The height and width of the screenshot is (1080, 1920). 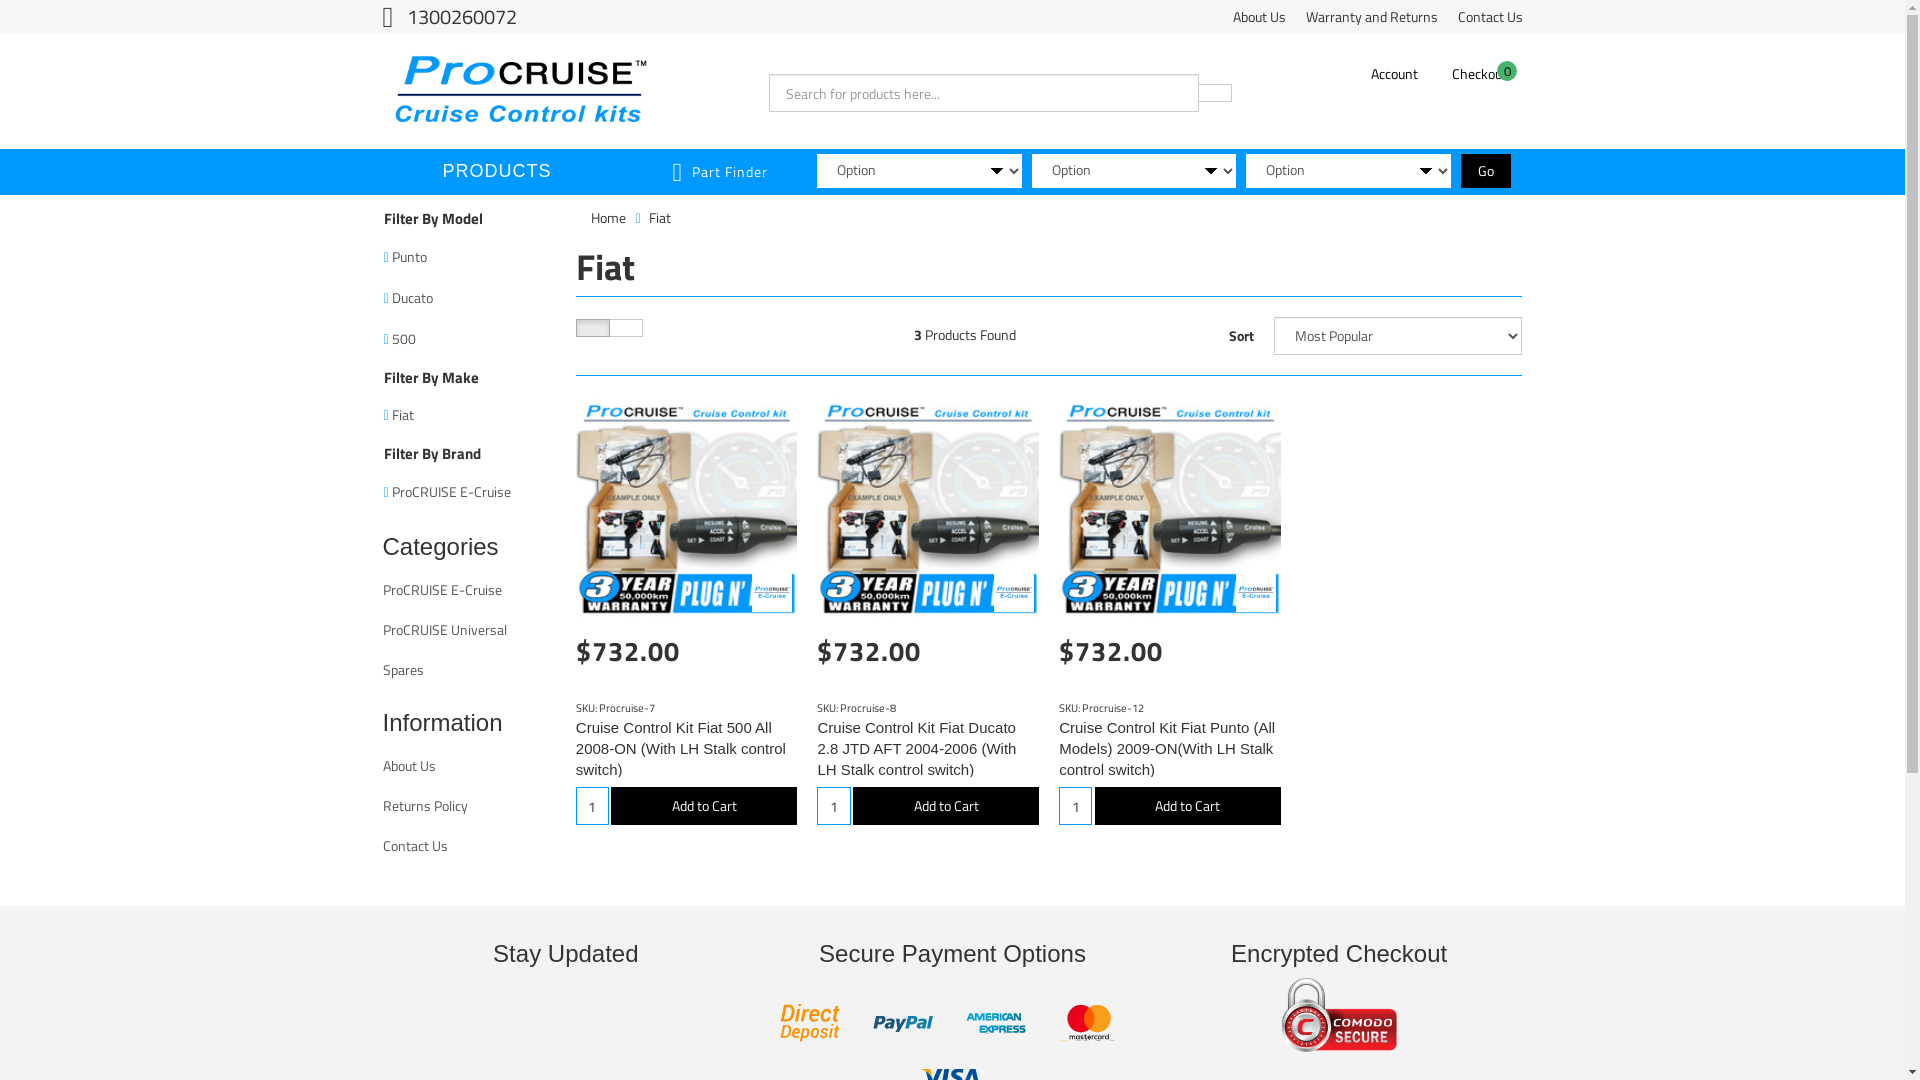 What do you see at coordinates (771, 590) in the screenshot?
I see `'ProCRUISE E-Cruise'` at bounding box center [771, 590].